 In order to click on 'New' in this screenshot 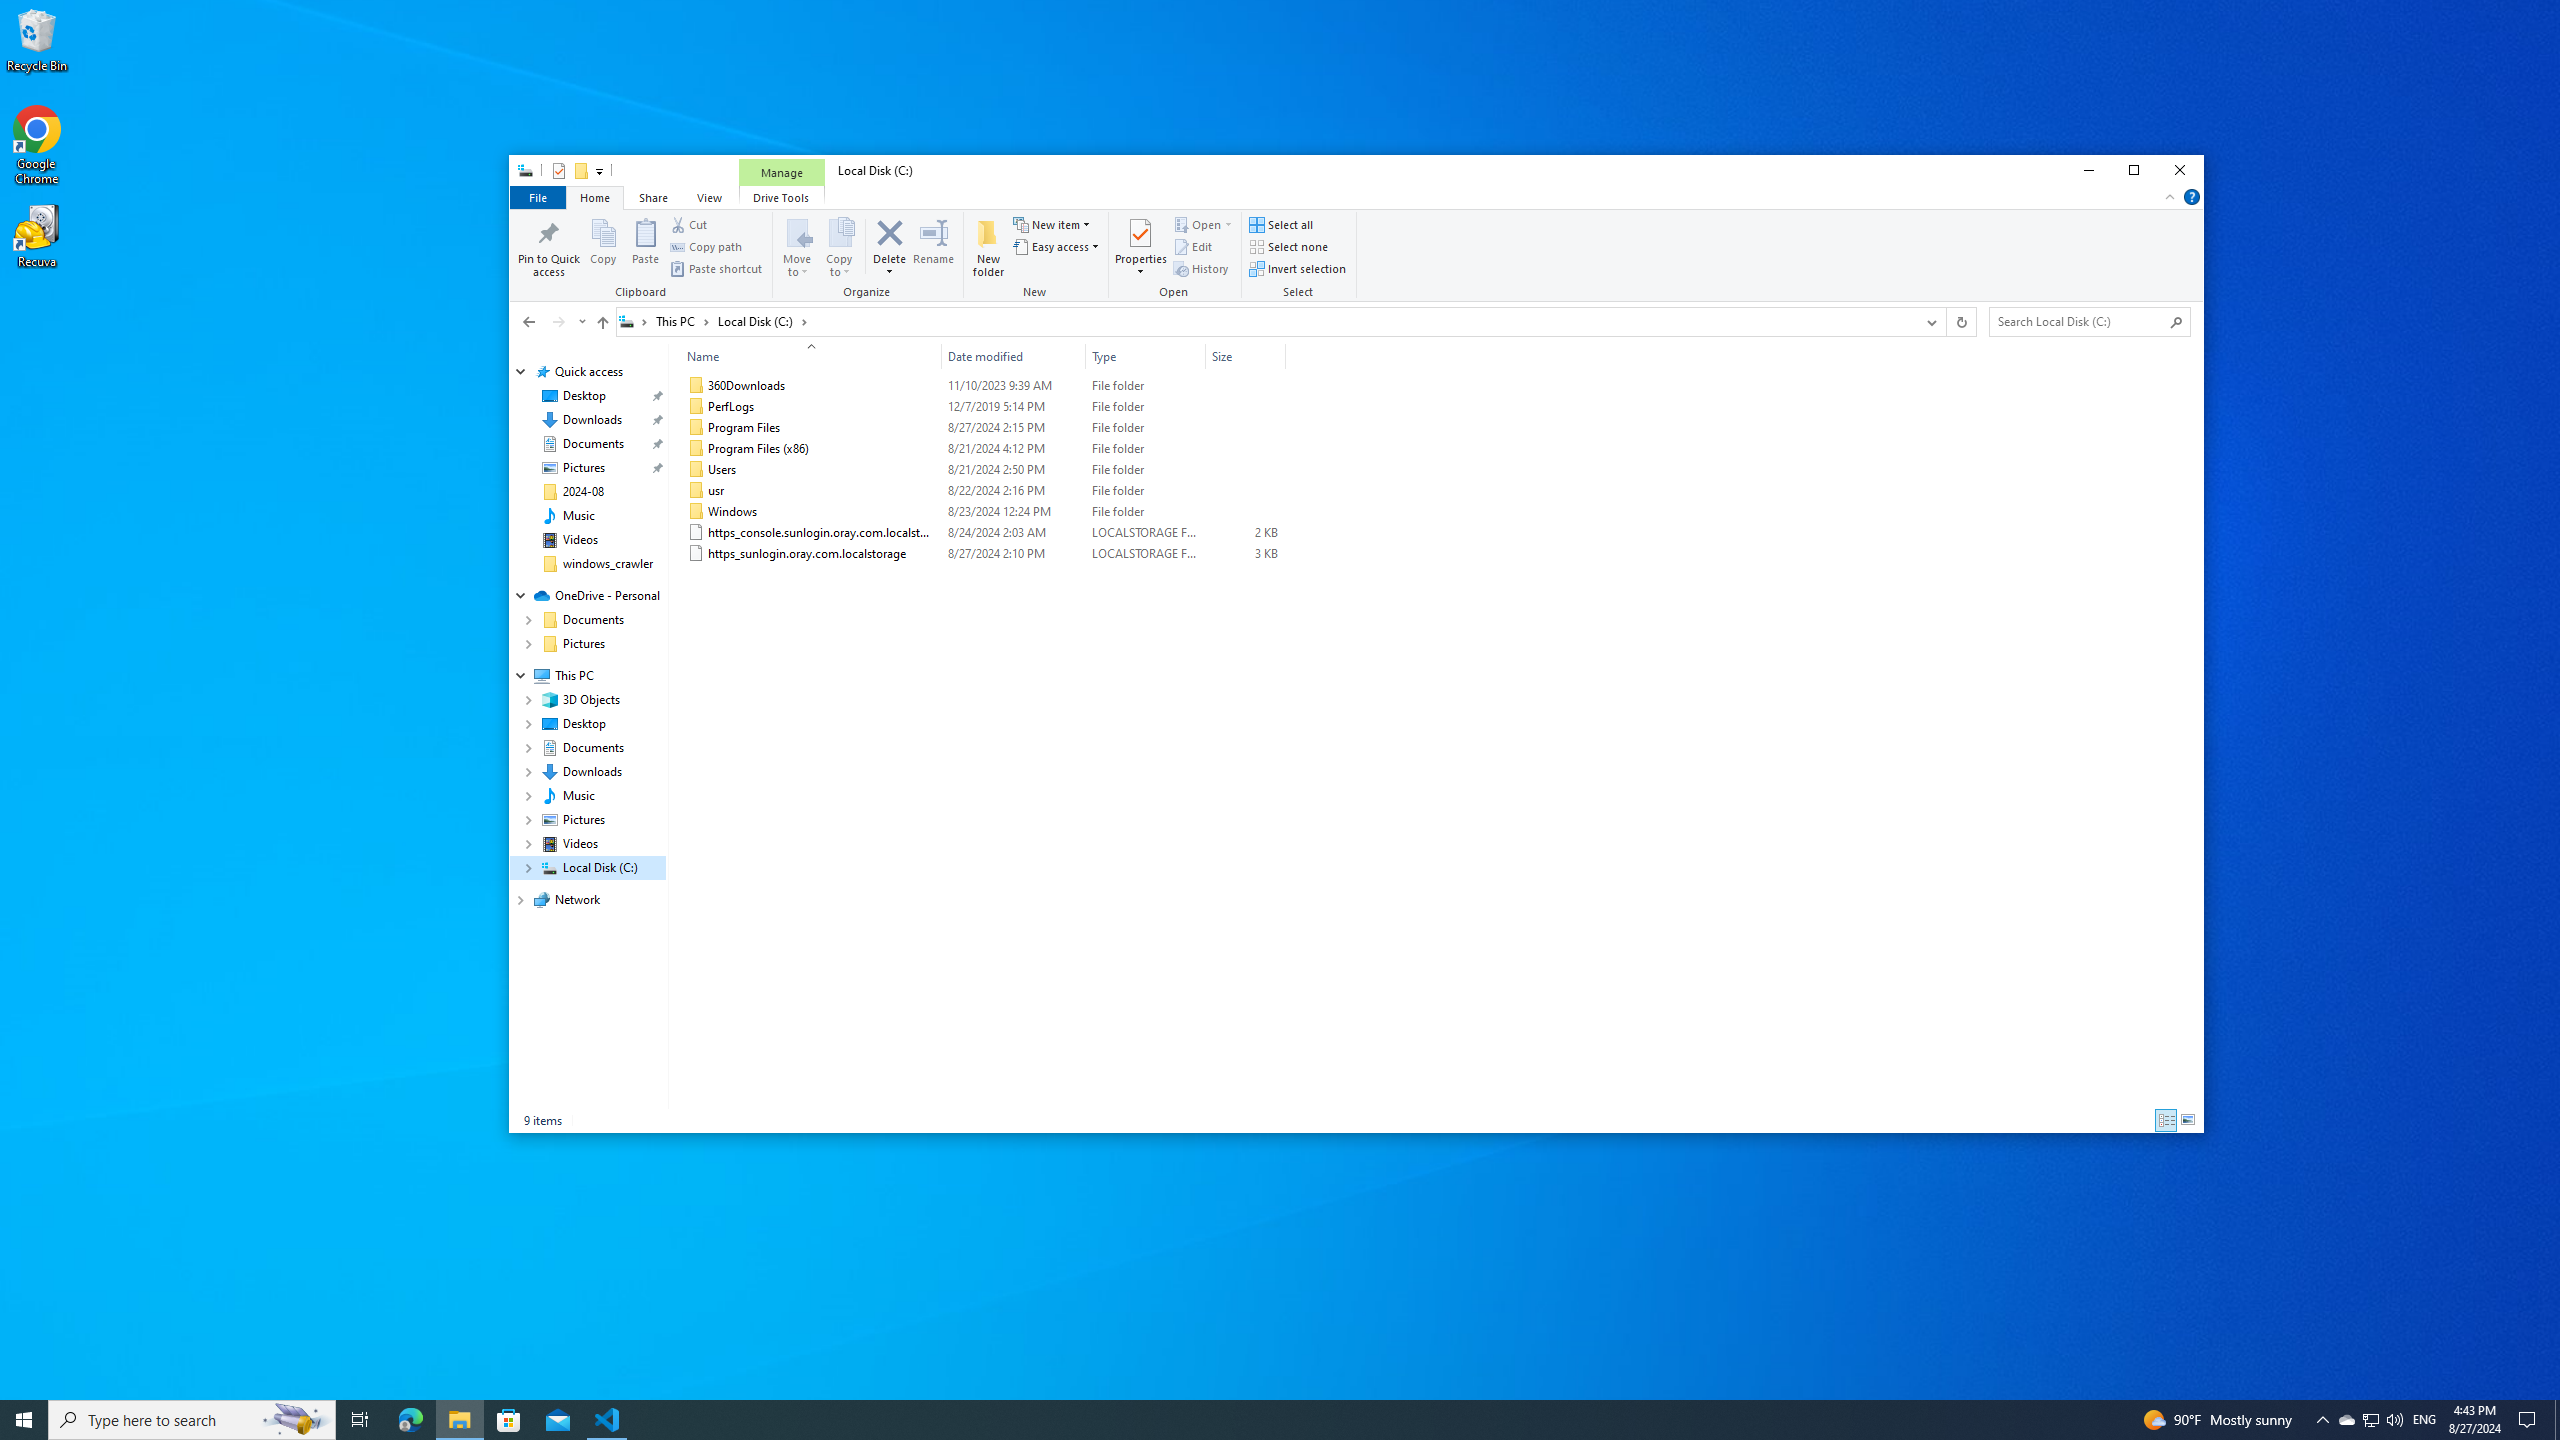, I will do `click(1035, 256)`.